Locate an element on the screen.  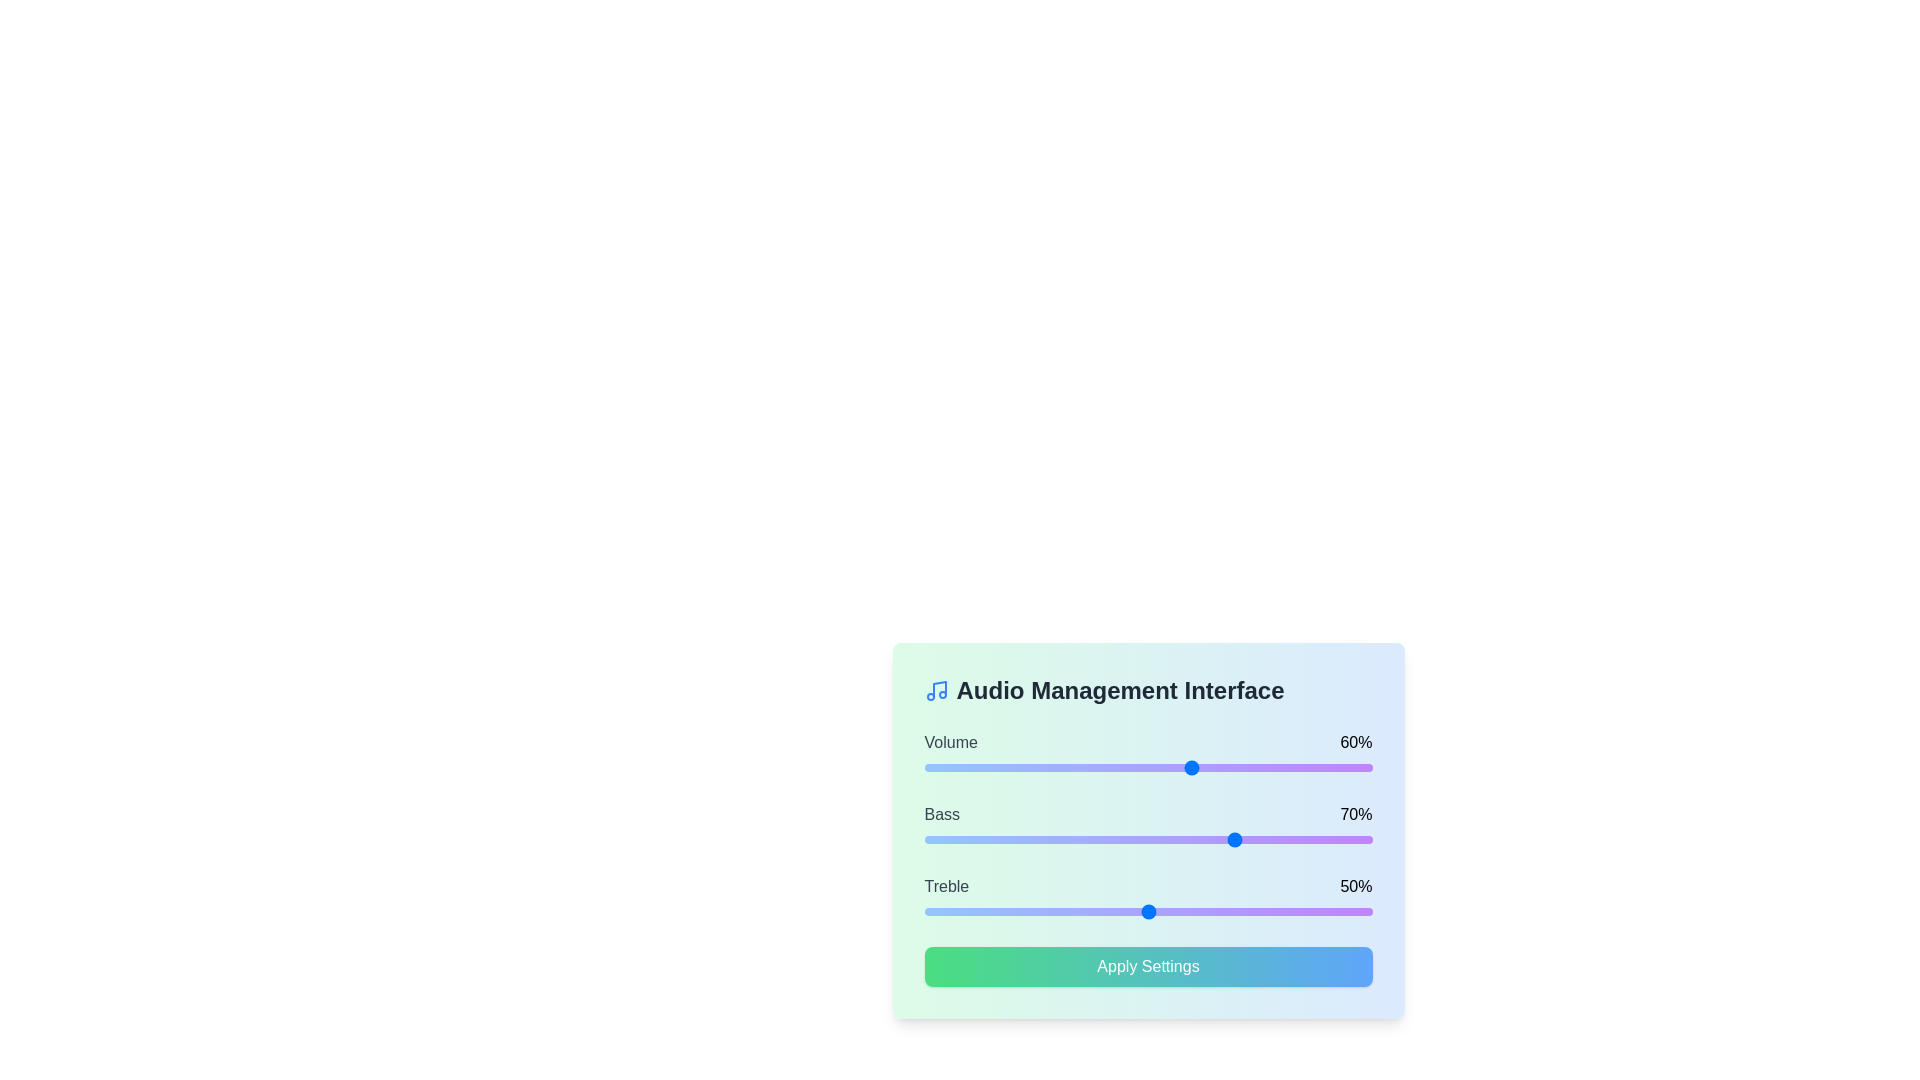
the bass level is located at coordinates (1148, 840).